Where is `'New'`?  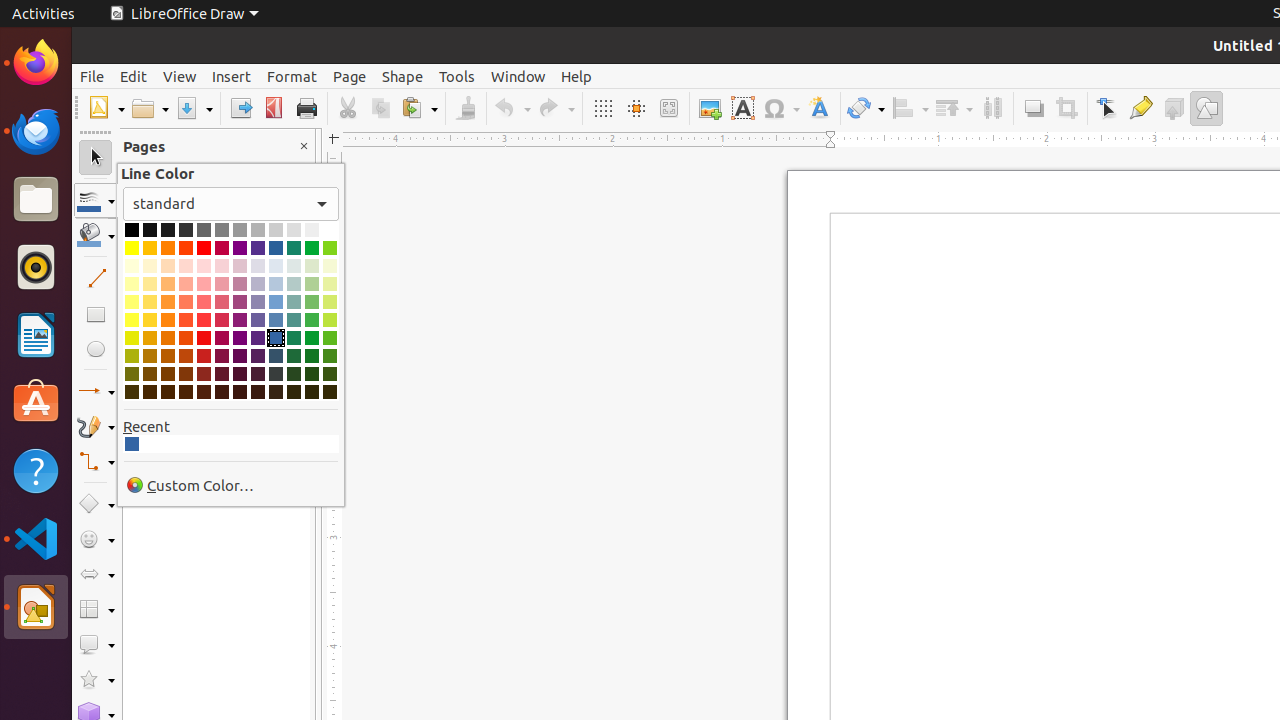
'New' is located at coordinates (104, 108).